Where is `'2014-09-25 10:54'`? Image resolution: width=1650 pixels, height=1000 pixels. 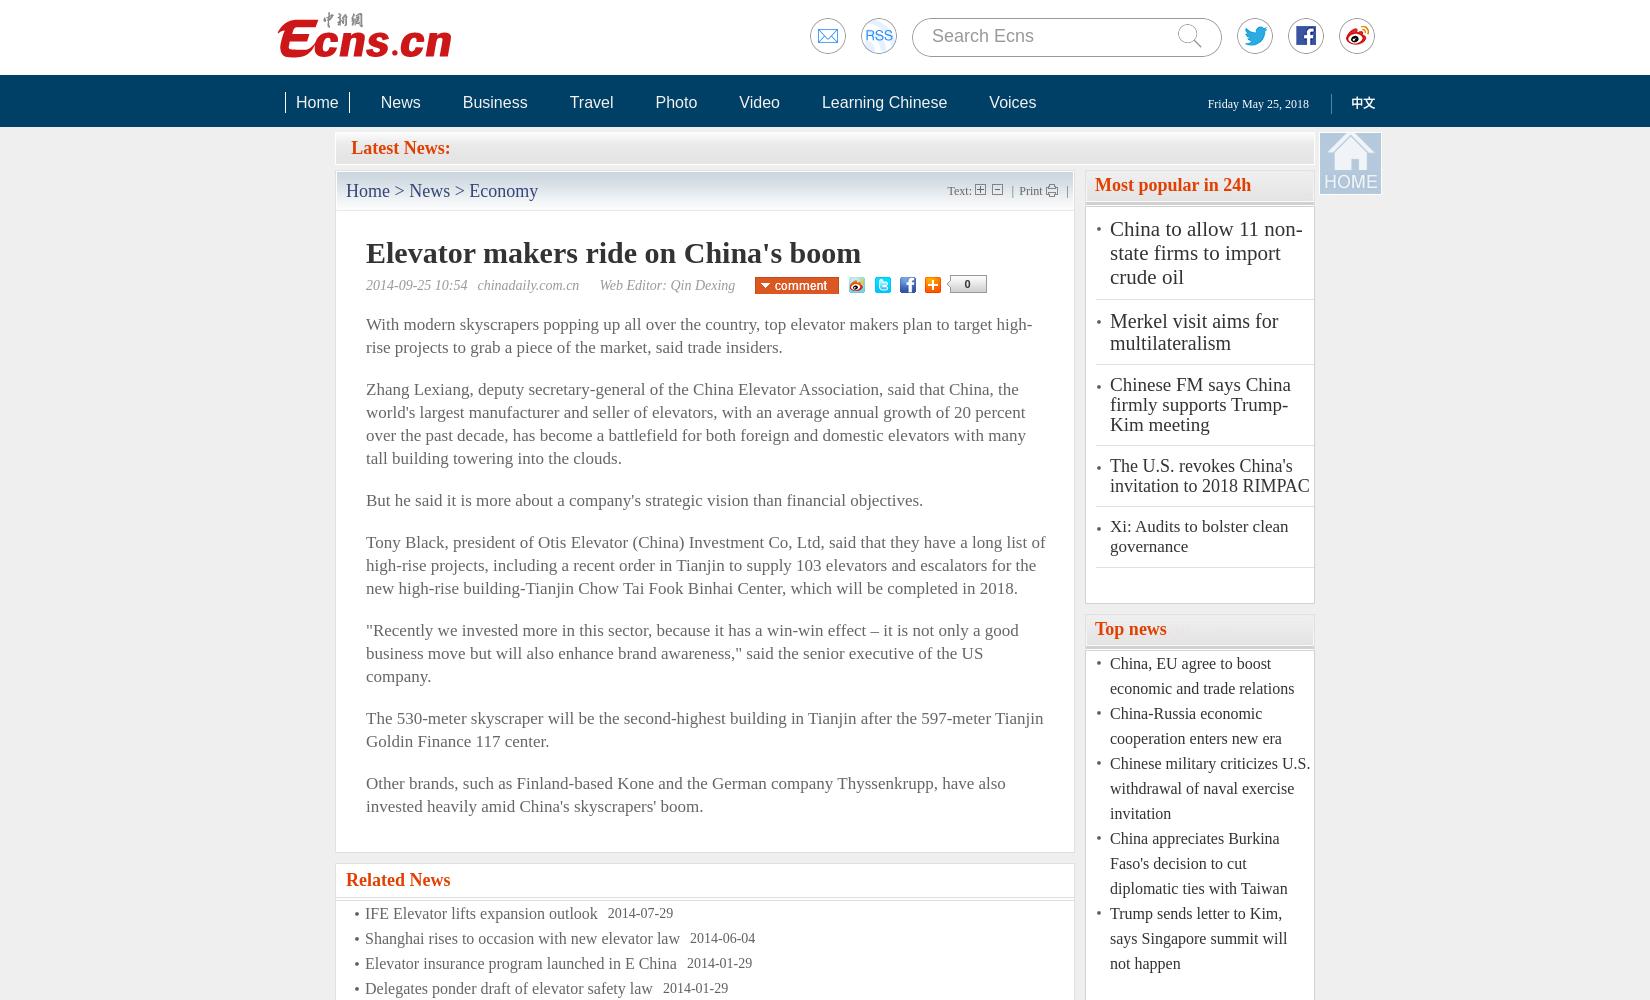
'2014-09-25 10:54' is located at coordinates (365, 285).